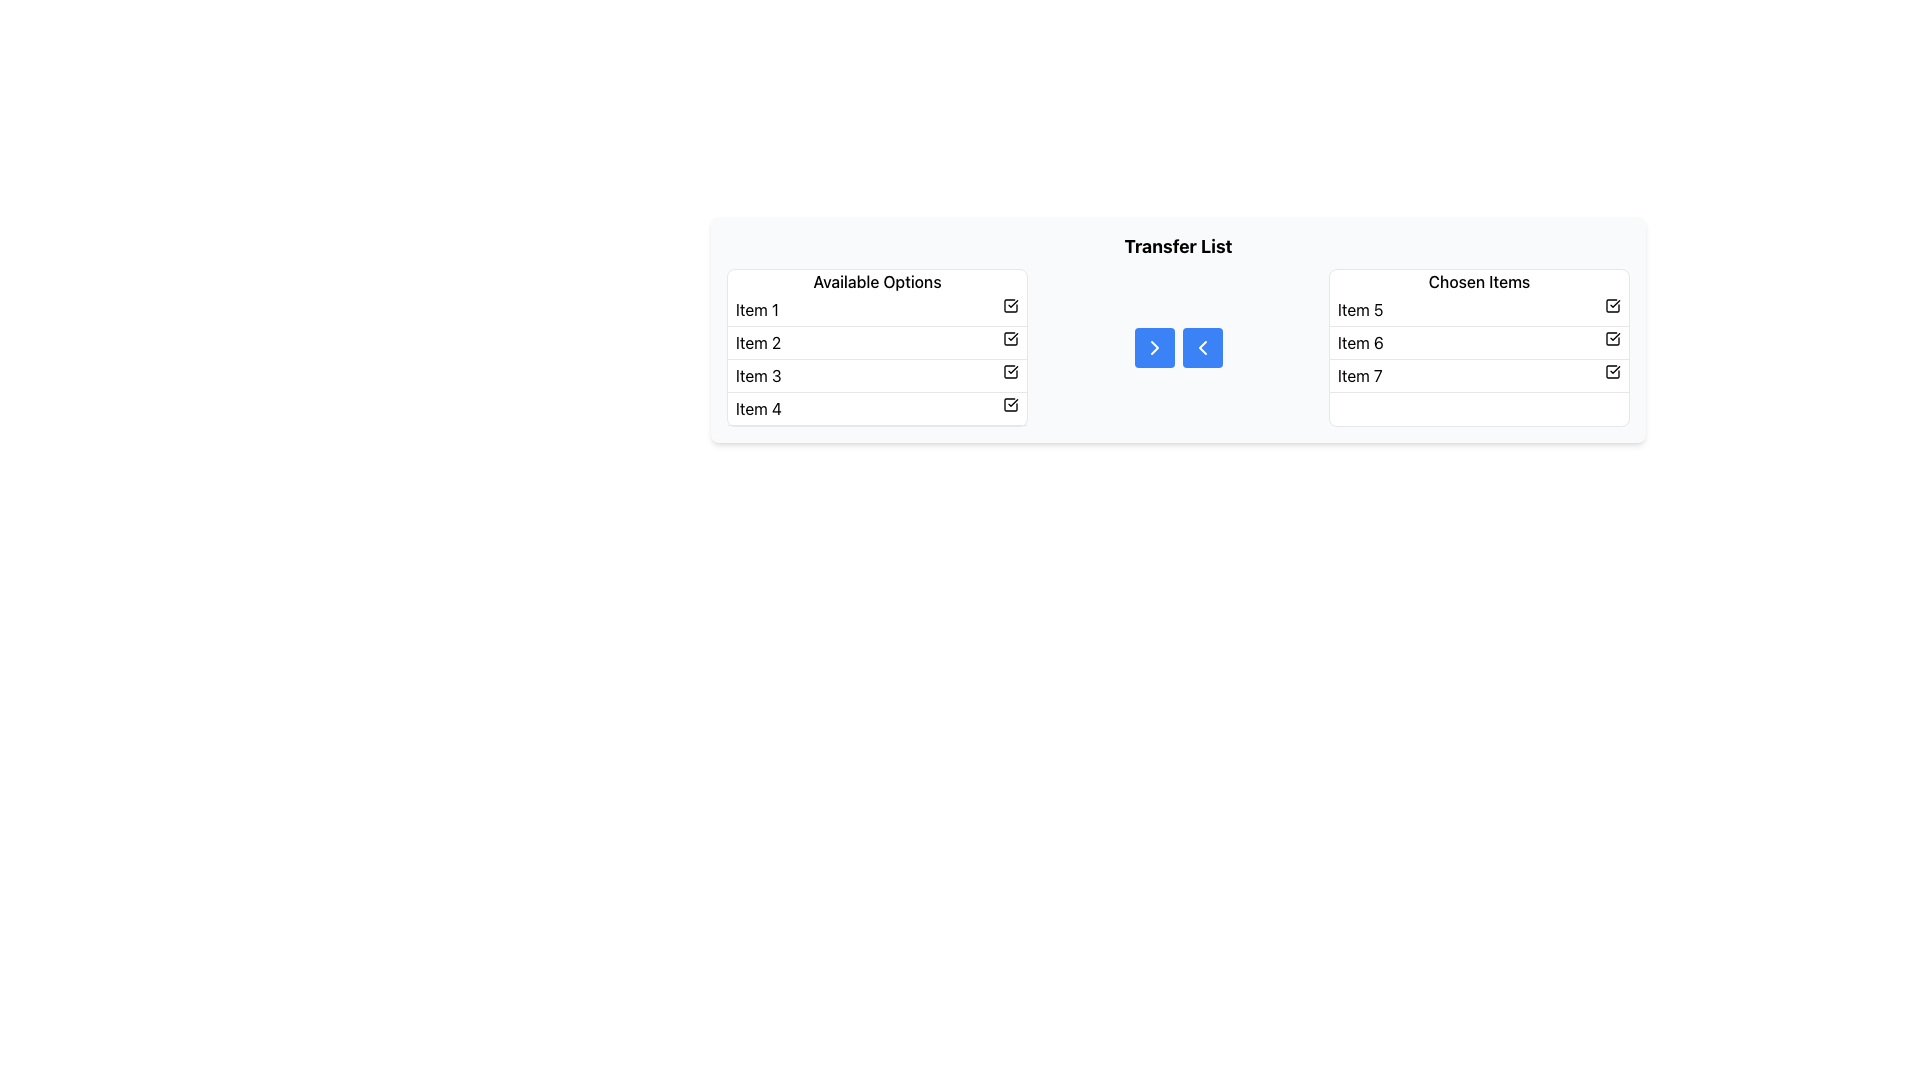 The width and height of the screenshot is (1920, 1080). I want to click on the left-pointing chevron icon used for navigation in the Transfer List interface, located between the 'Available Options' and 'Chosen Items' lists, so click(1201, 346).